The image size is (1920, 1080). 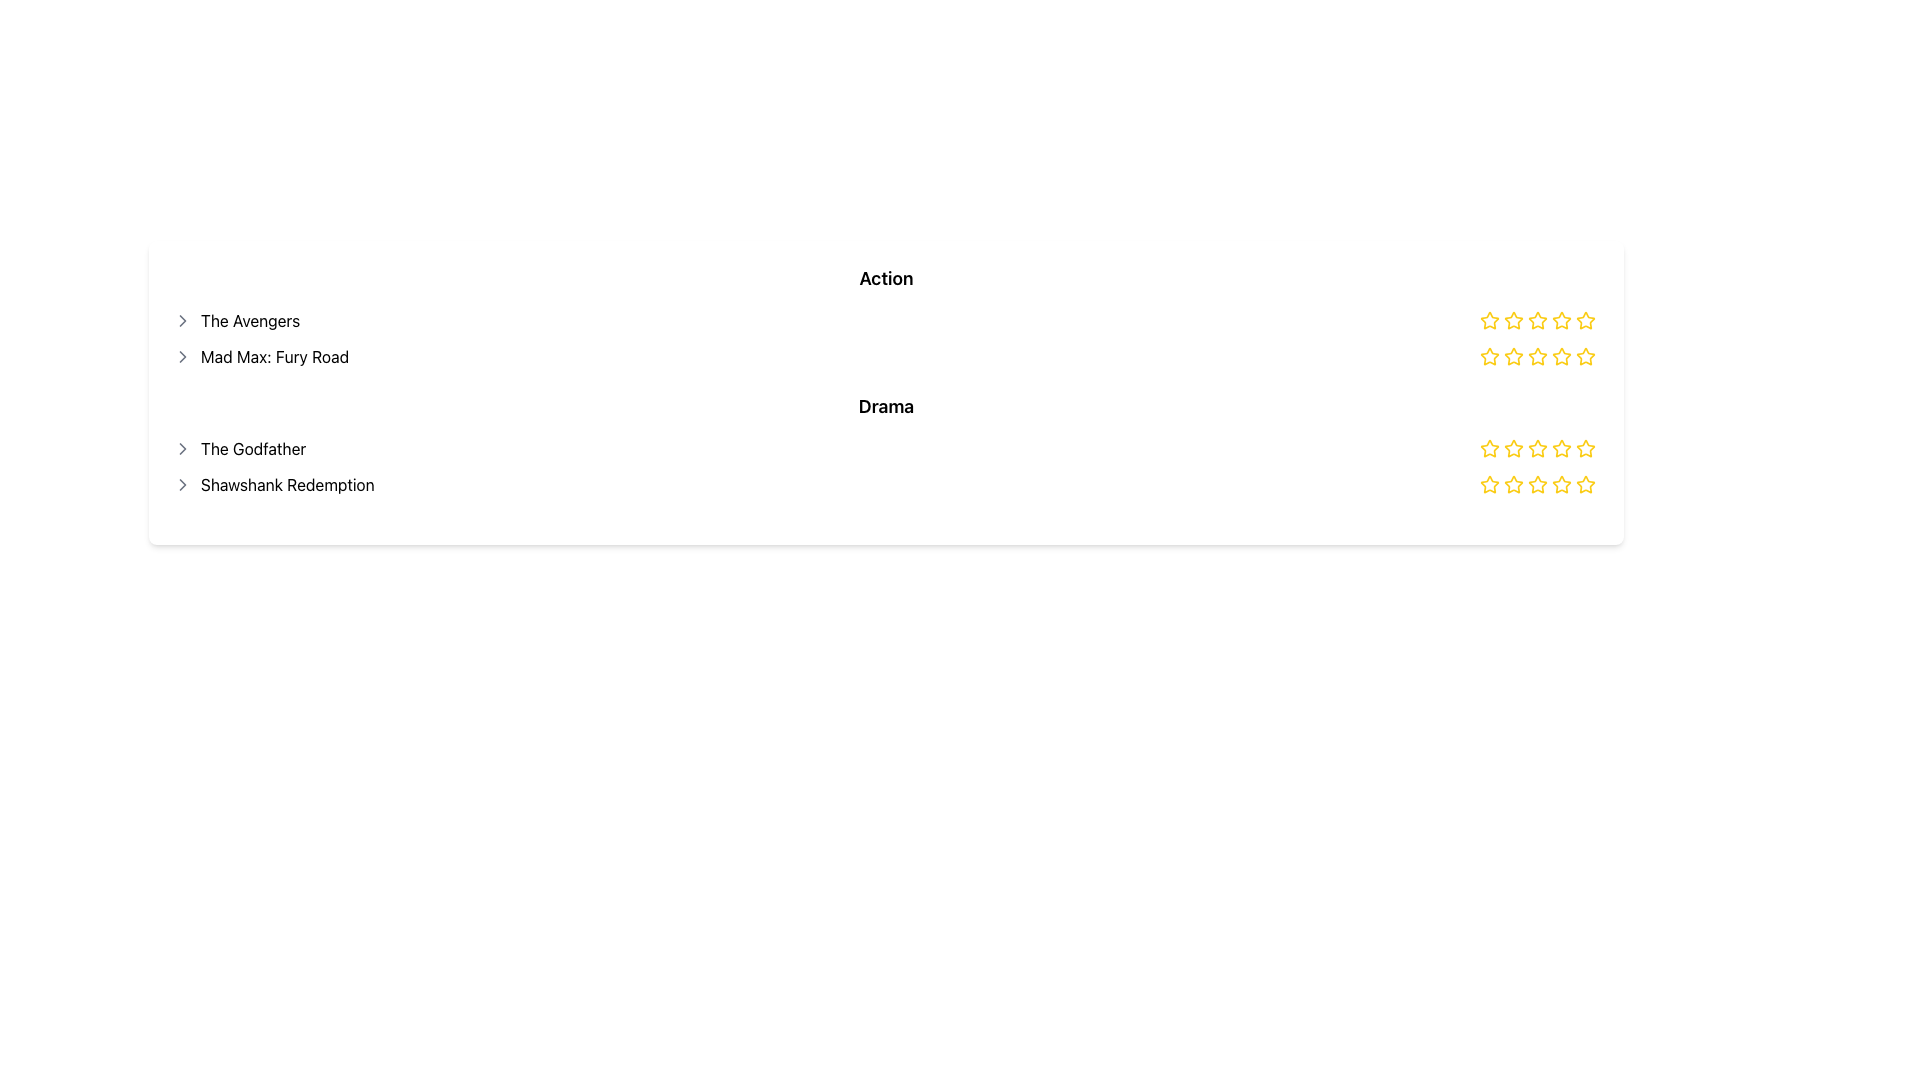 I want to click on the fifth star rating icon filled in yellow for 'The Godfather' movie, so click(x=1536, y=447).